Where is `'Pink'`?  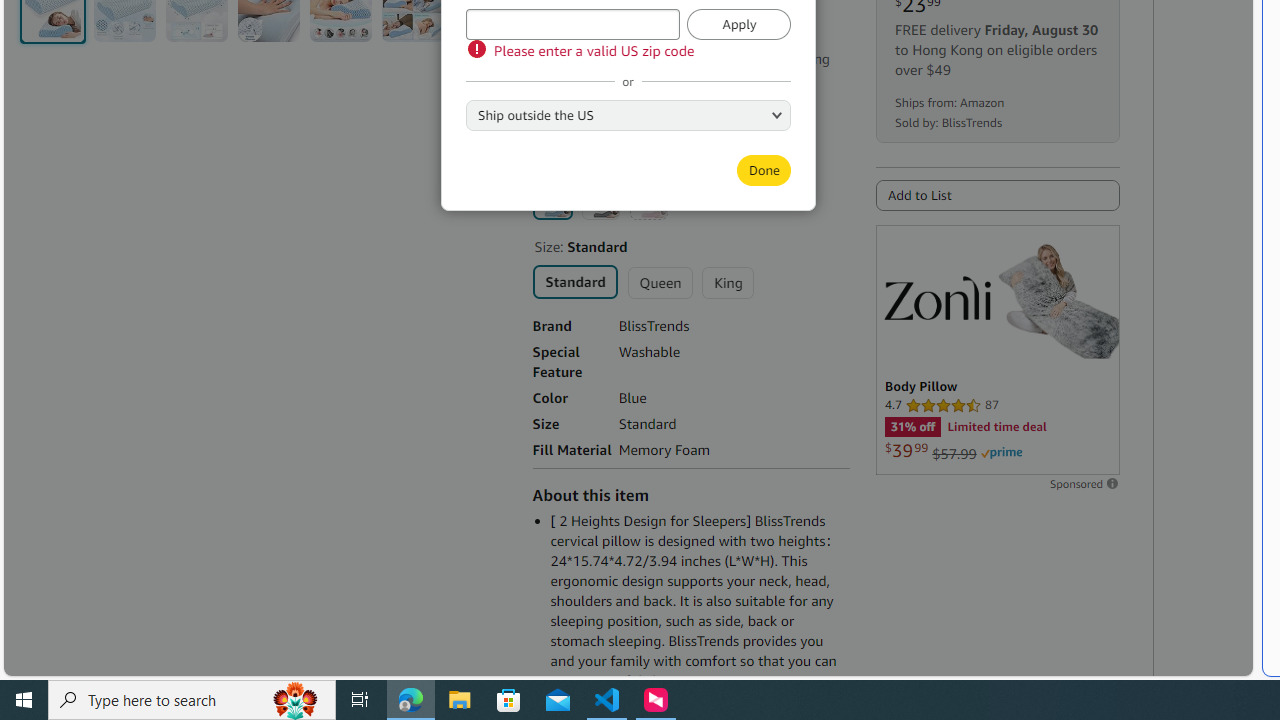 'Pink' is located at coordinates (648, 200).